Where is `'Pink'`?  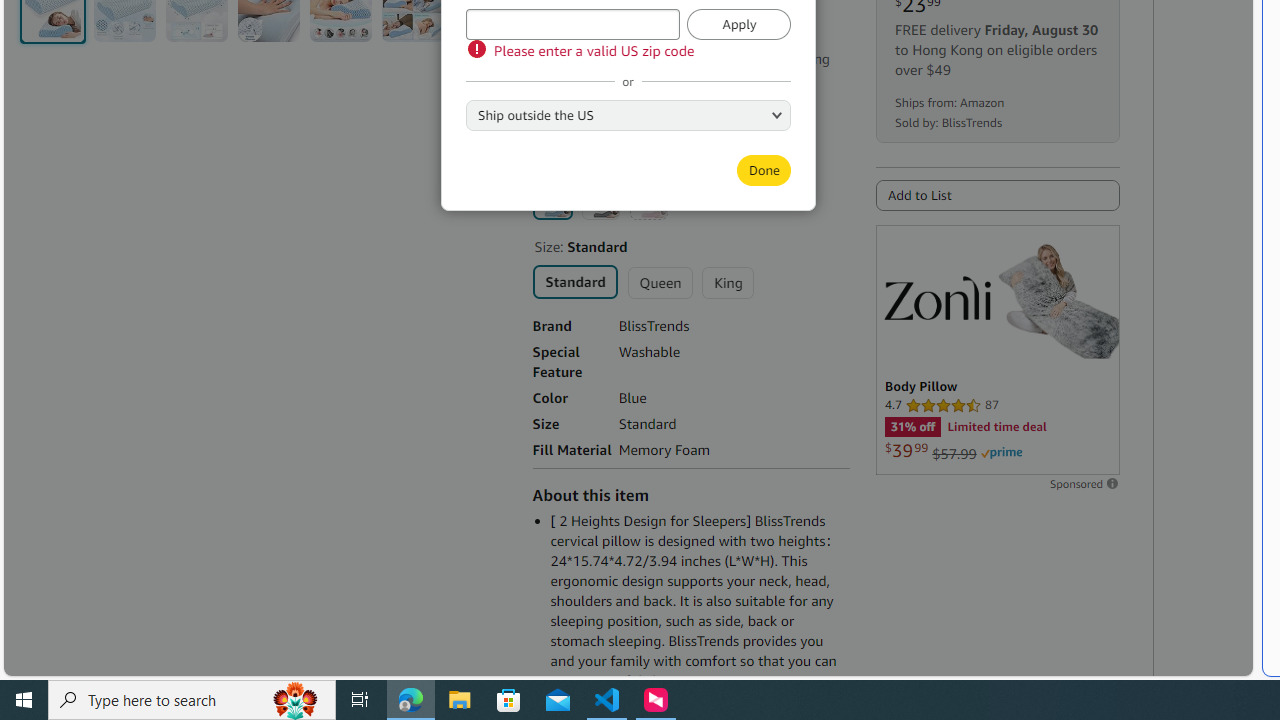 'Pink' is located at coordinates (648, 200).